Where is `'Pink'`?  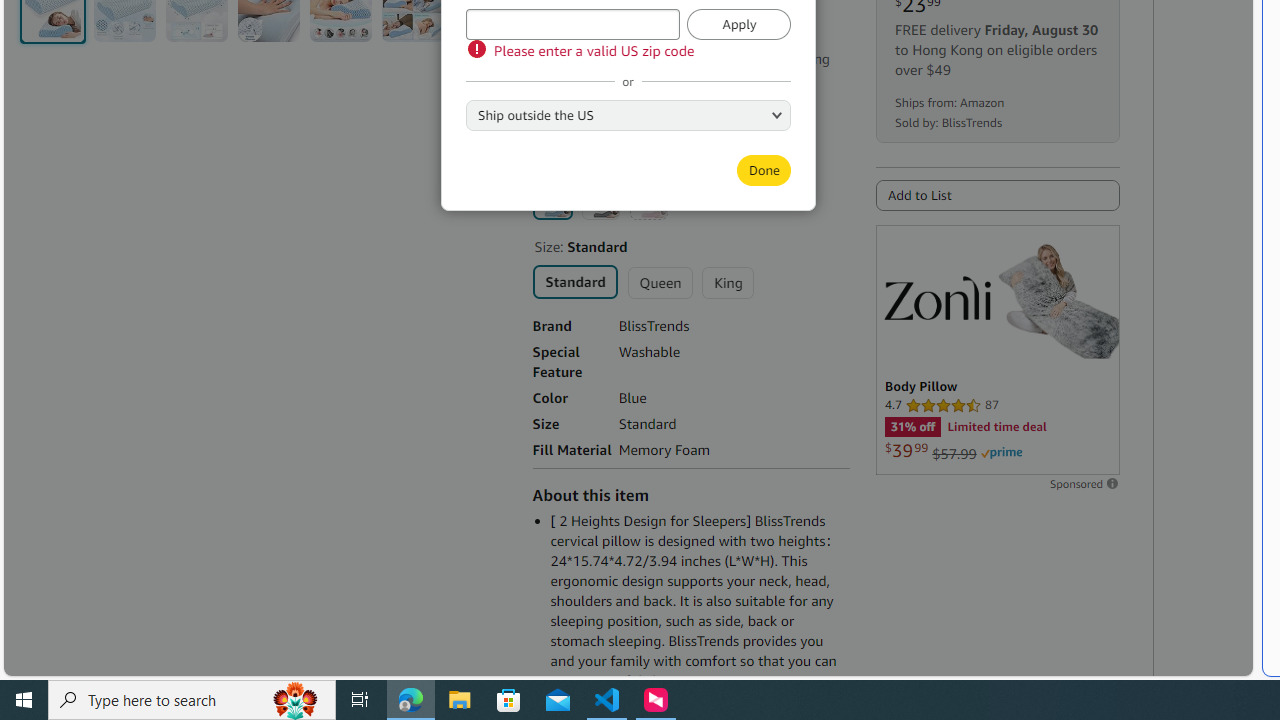 'Pink' is located at coordinates (648, 200).